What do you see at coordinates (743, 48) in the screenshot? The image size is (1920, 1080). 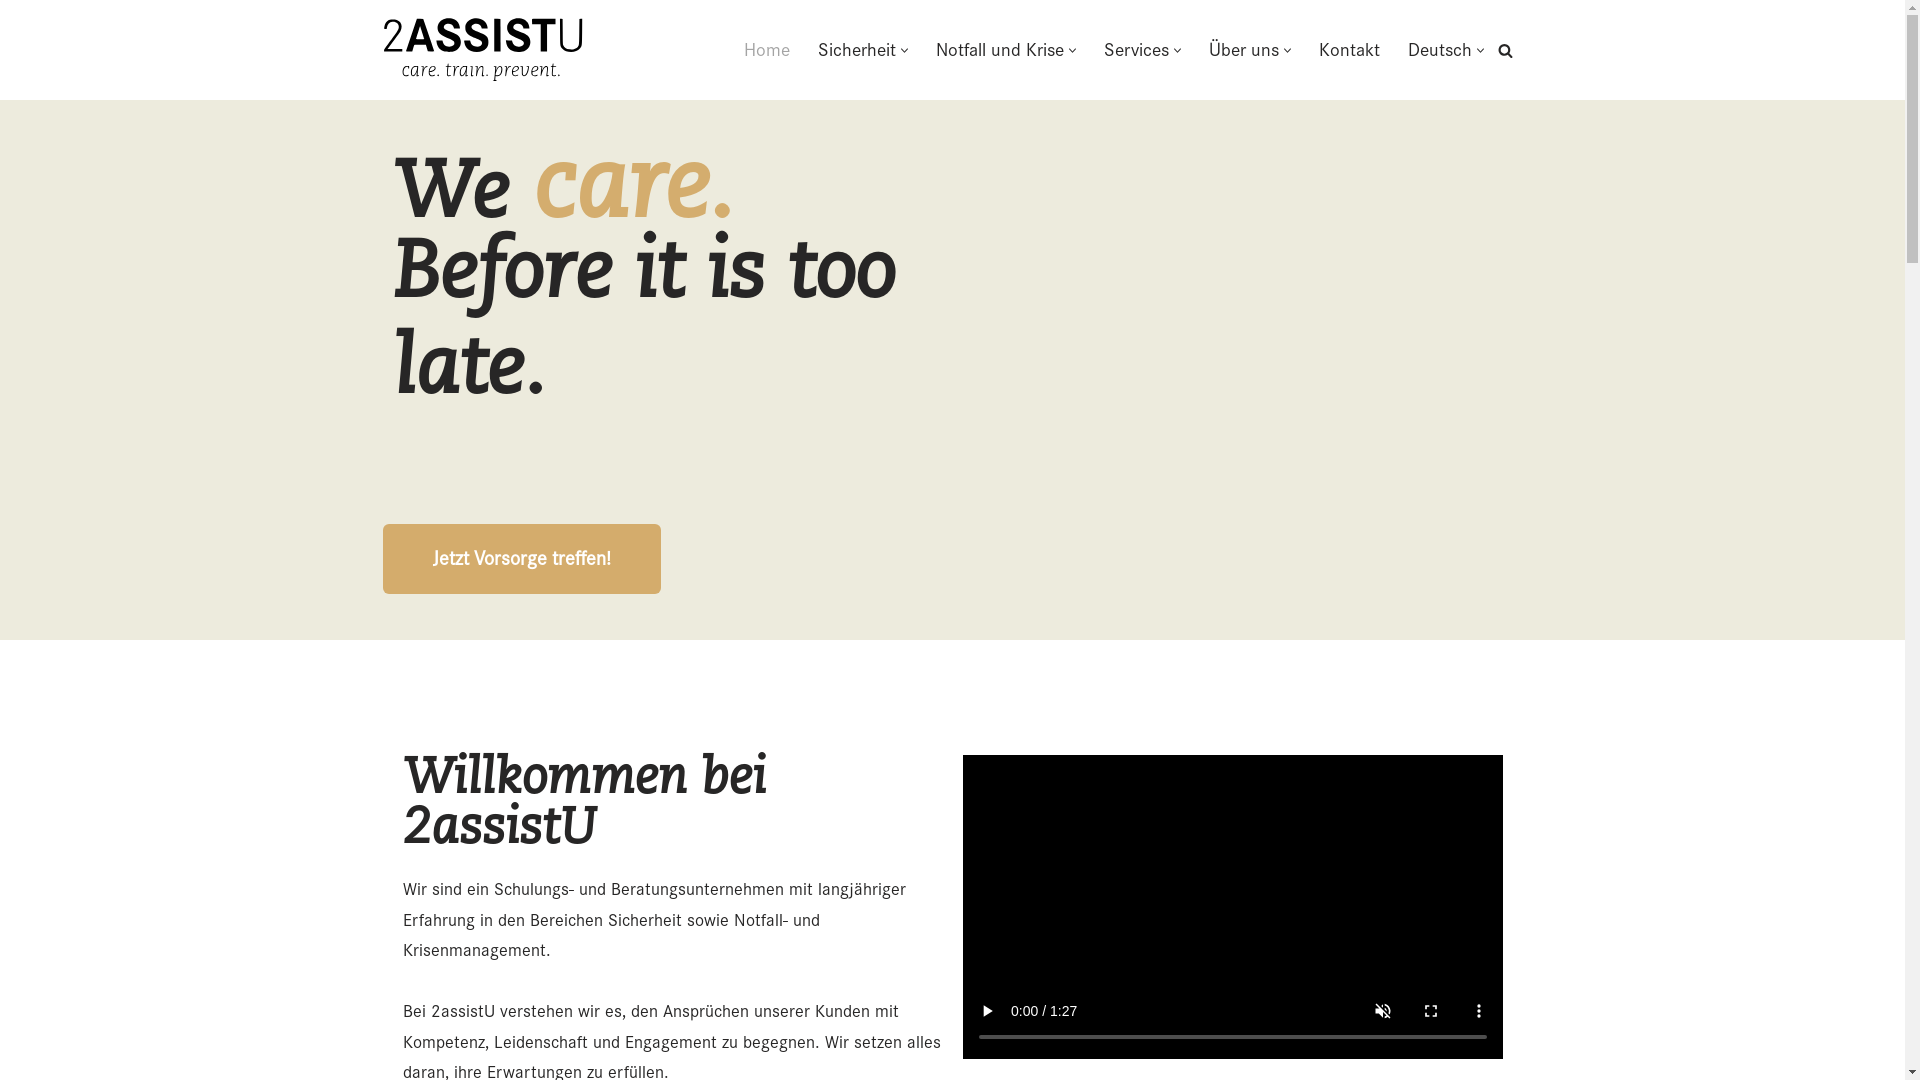 I see `'Home'` at bounding box center [743, 48].